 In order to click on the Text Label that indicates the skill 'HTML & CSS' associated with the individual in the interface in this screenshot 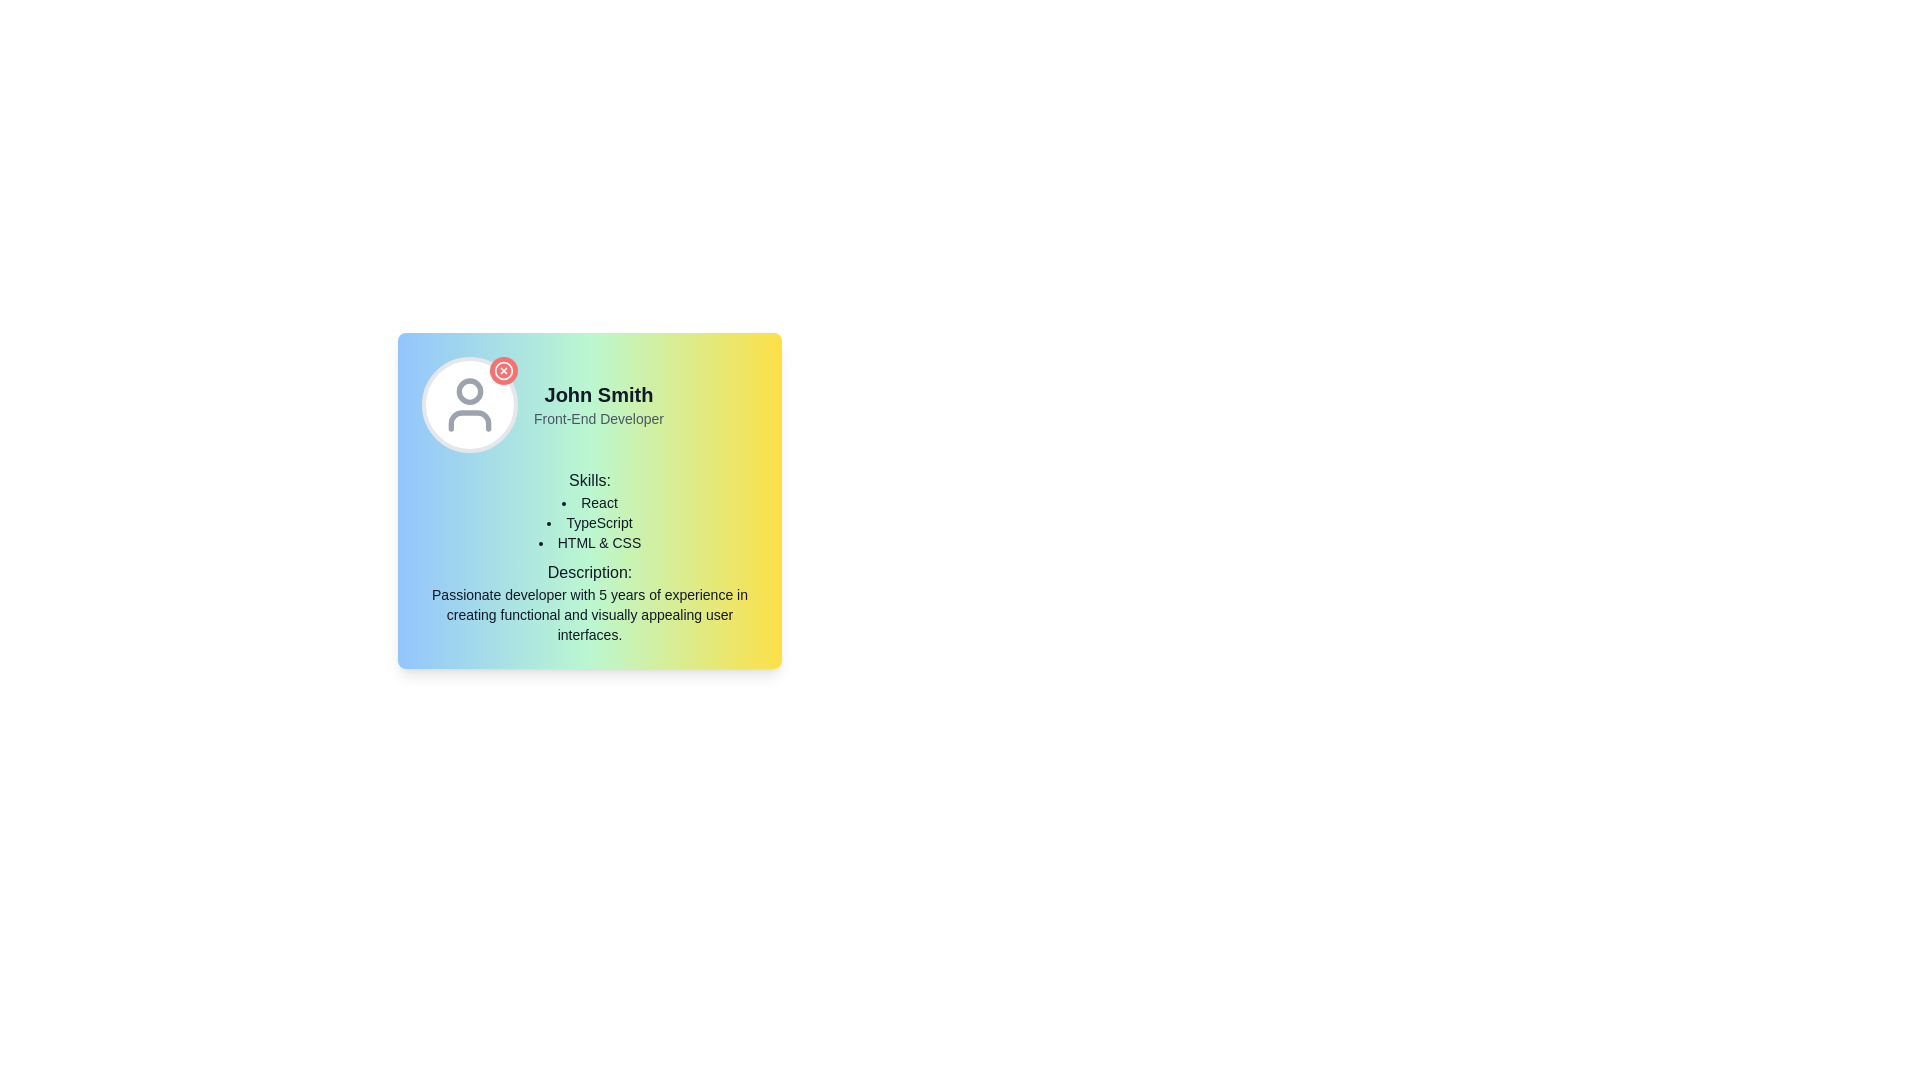, I will do `click(589, 543)`.